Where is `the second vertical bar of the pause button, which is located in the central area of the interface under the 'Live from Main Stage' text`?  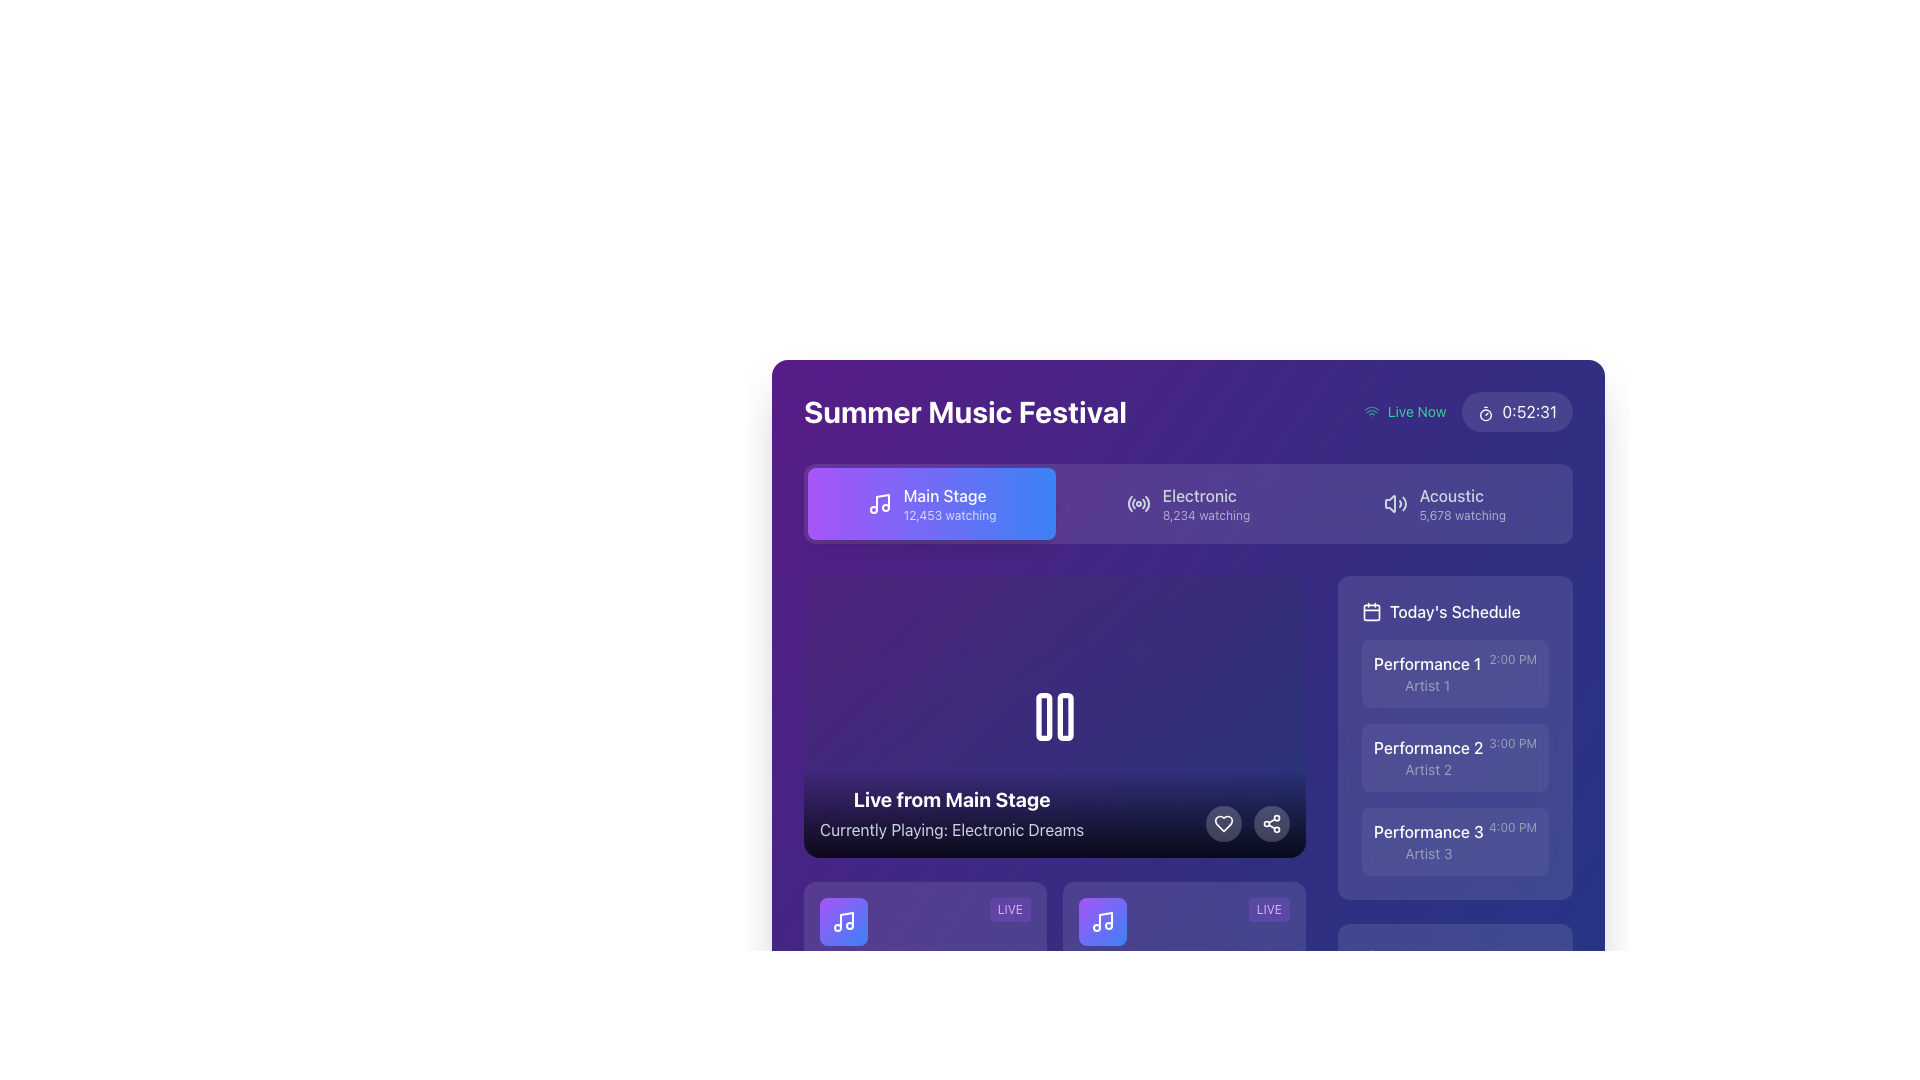
the second vertical bar of the pause button, which is located in the central area of the interface under the 'Live from Main Stage' text is located at coordinates (1064, 716).